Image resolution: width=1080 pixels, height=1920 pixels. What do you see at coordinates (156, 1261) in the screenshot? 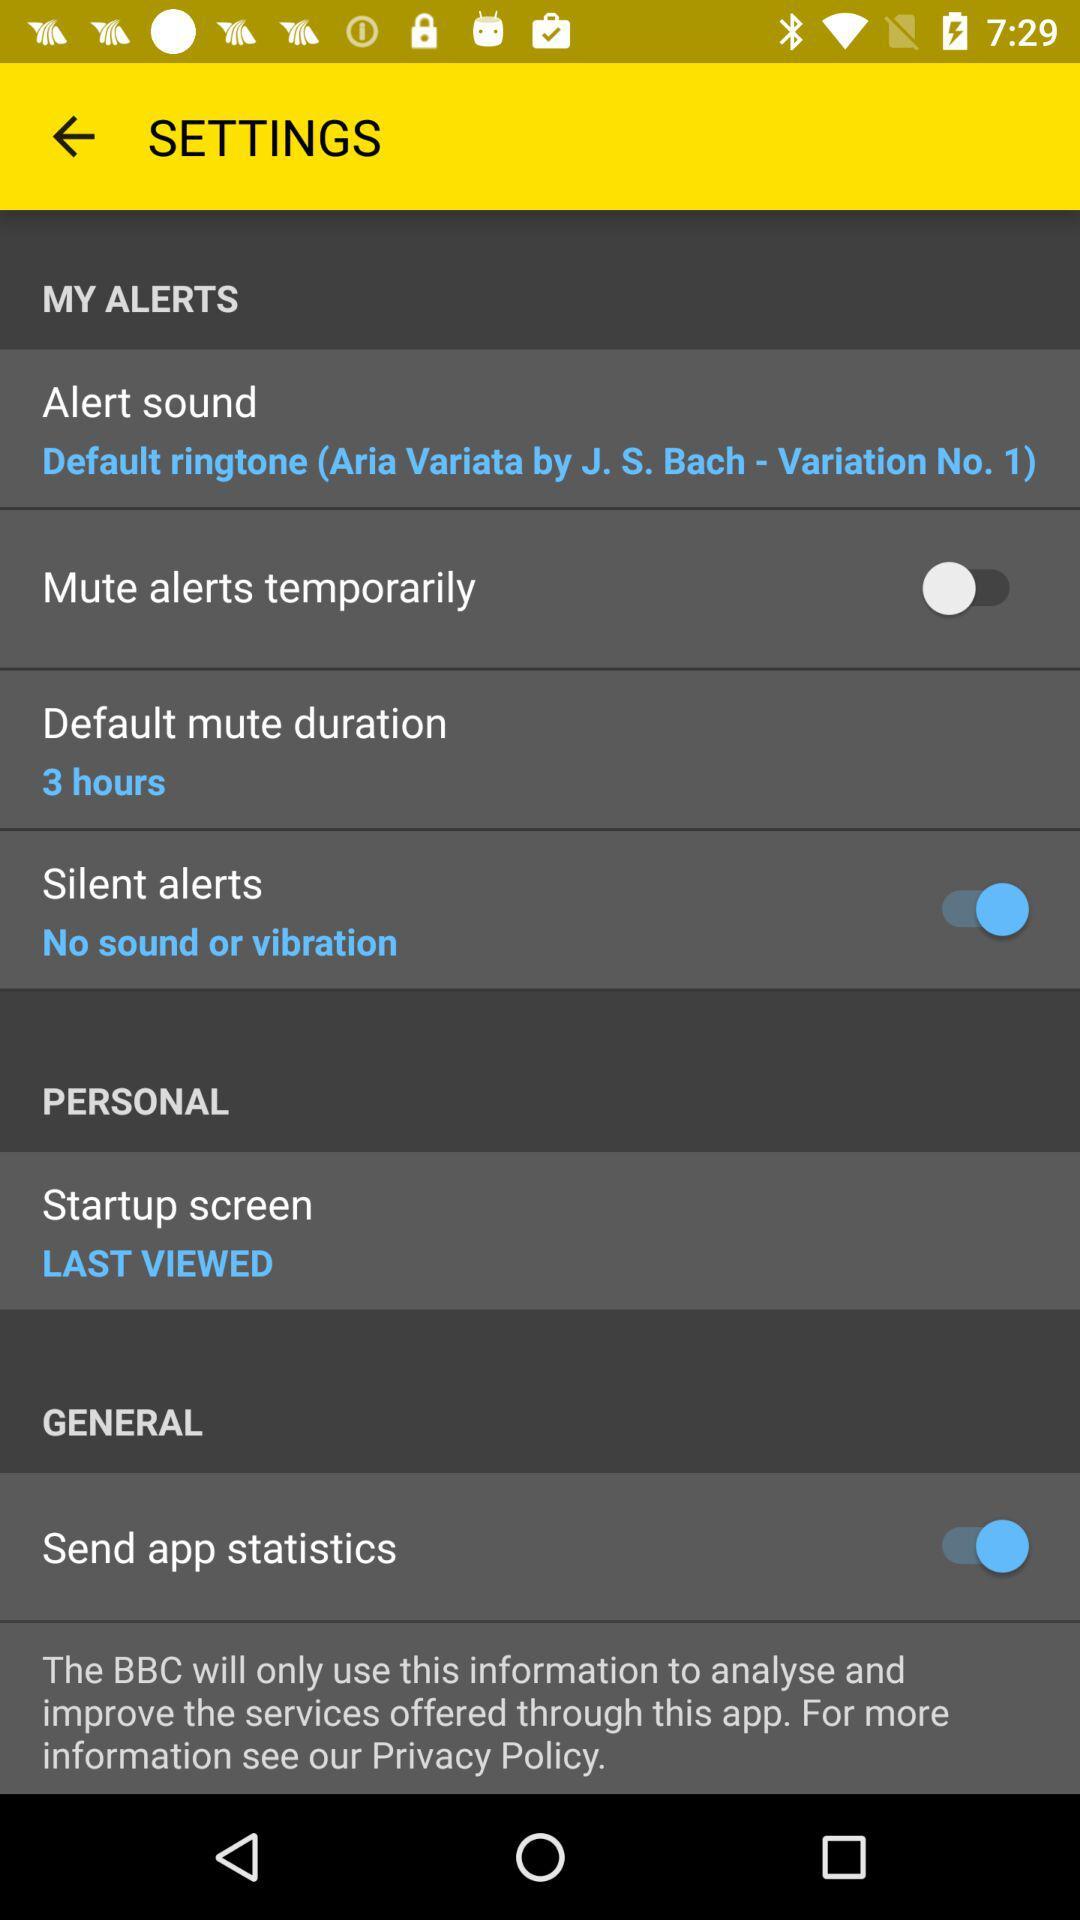
I see `item below startup screen` at bounding box center [156, 1261].